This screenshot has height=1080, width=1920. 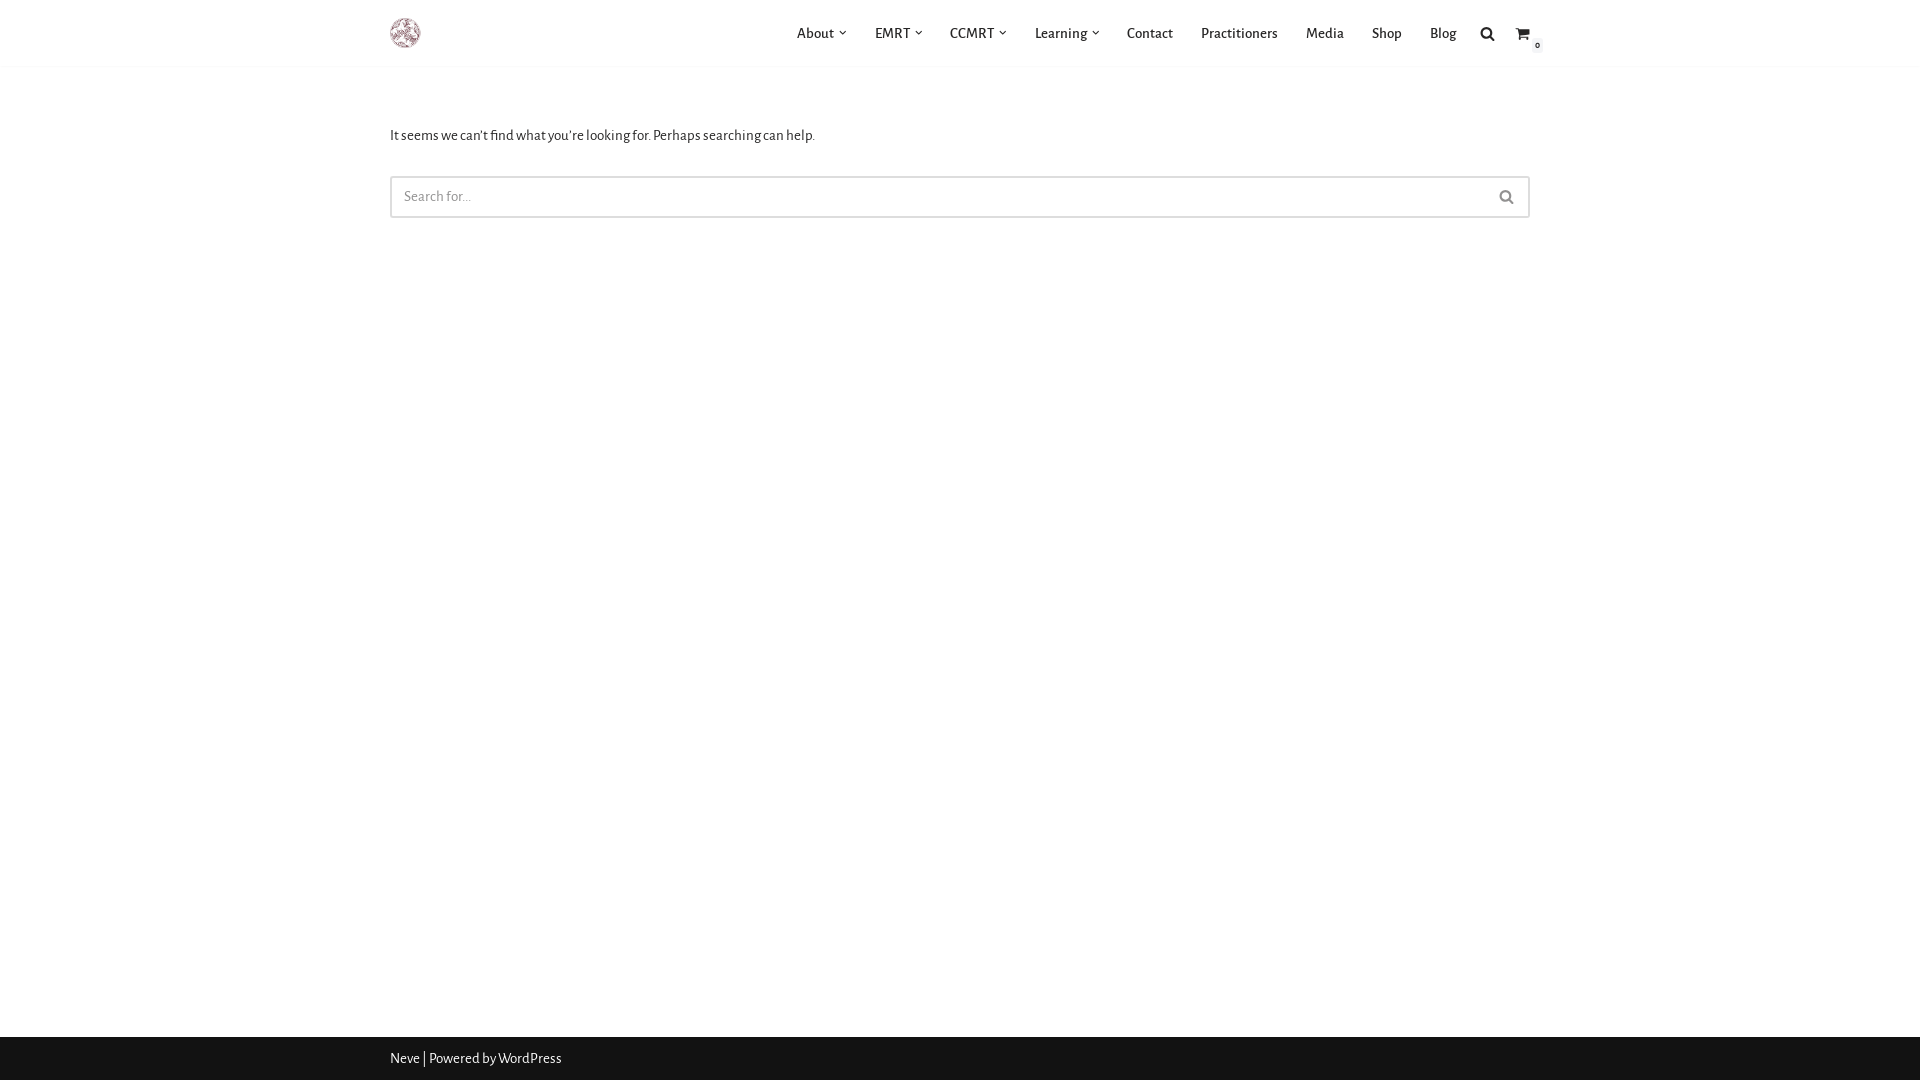 What do you see at coordinates (529, 1056) in the screenshot?
I see `'WordPress'` at bounding box center [529, 1056].